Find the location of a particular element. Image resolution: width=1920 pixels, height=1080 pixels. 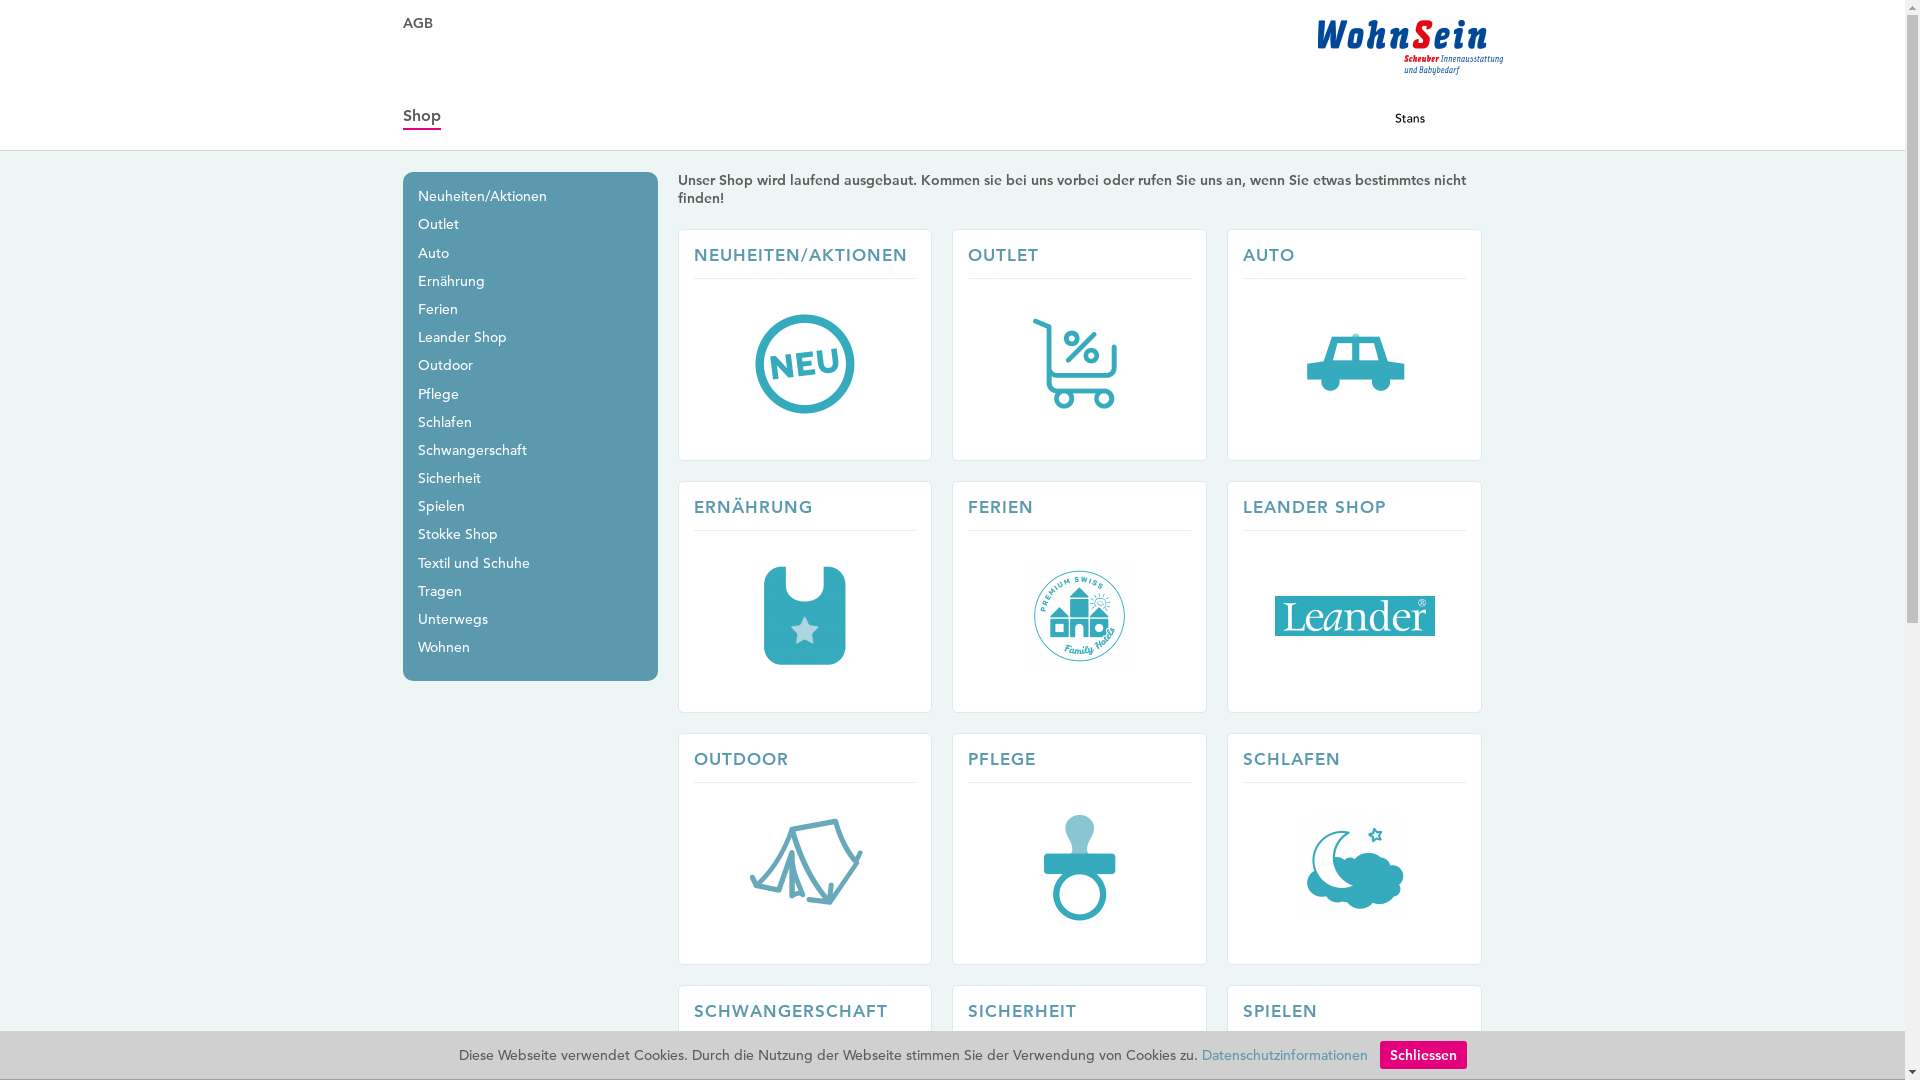

'LEANDER SHOP' is located at coordinates (1363, 596).